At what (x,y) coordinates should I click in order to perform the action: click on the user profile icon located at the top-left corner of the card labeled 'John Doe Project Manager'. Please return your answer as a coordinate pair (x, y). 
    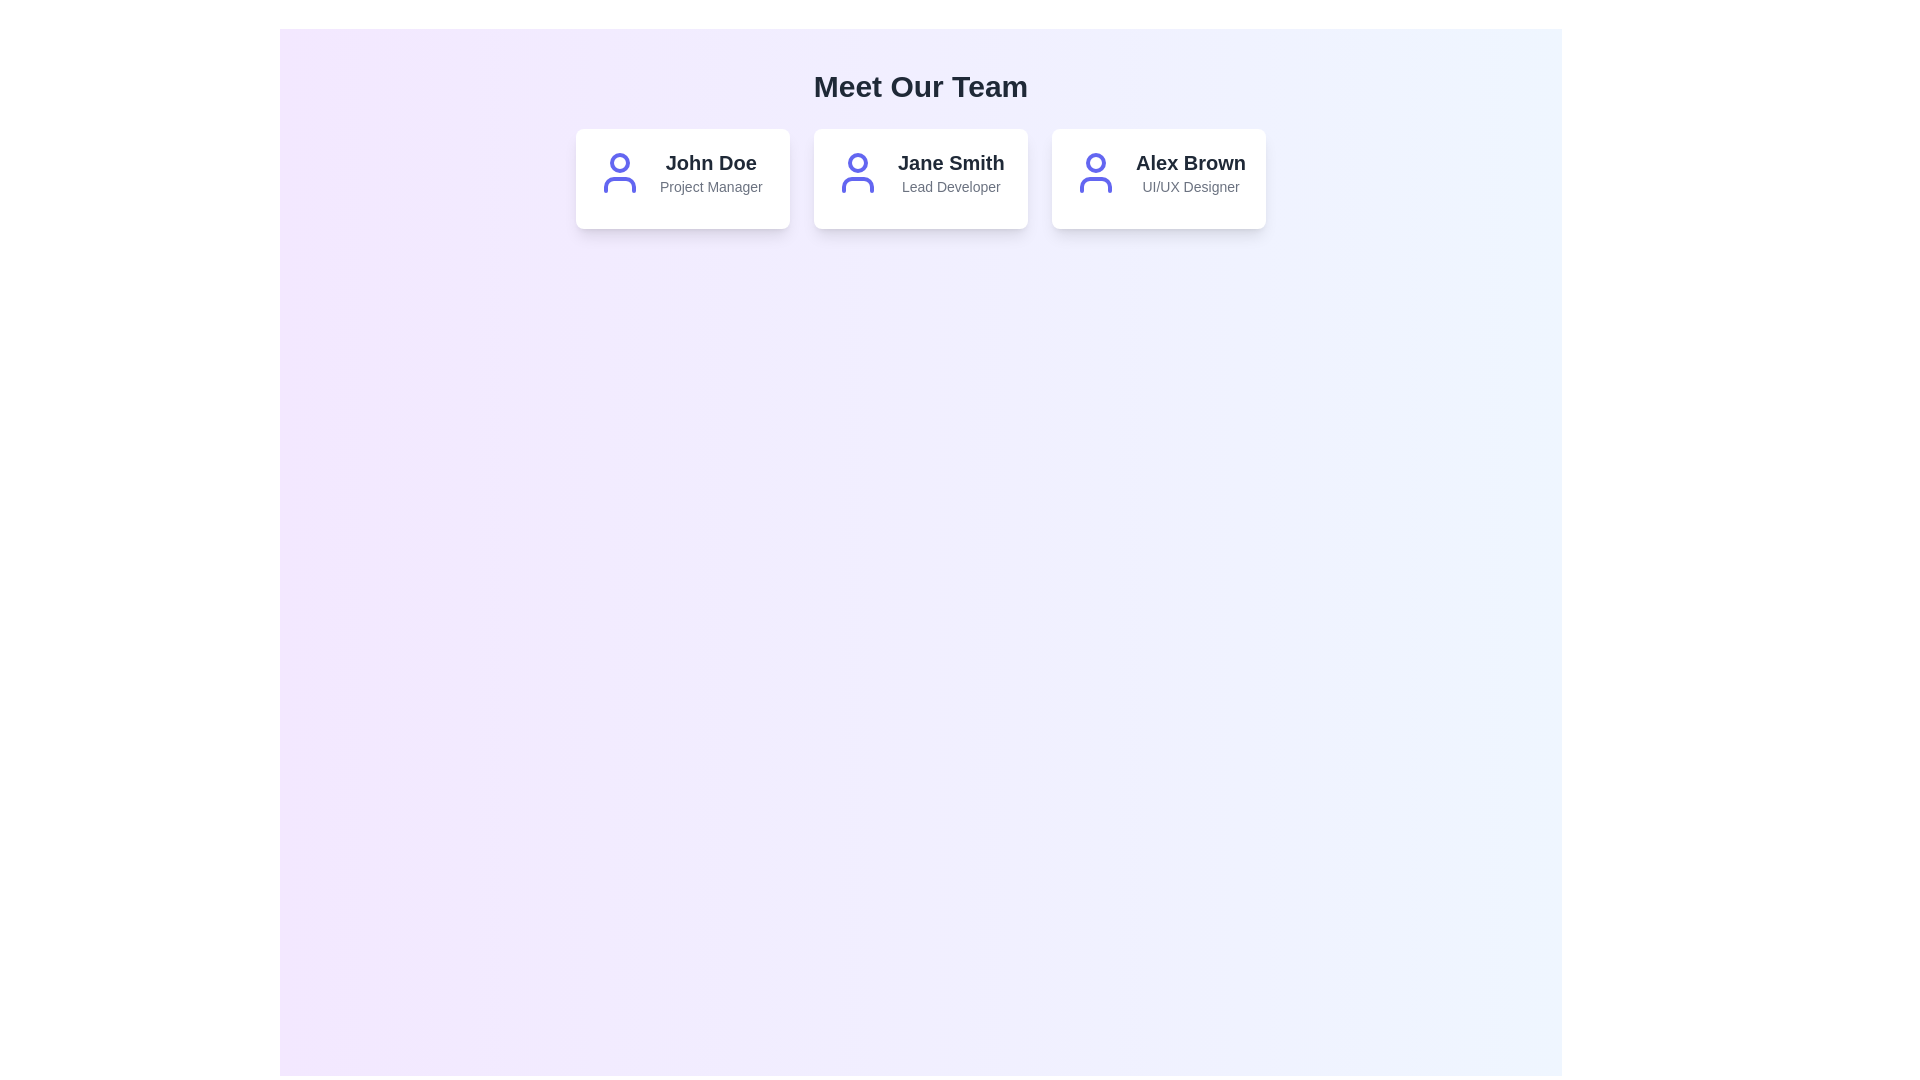
    Looking at the image, I should click on (618, 172).